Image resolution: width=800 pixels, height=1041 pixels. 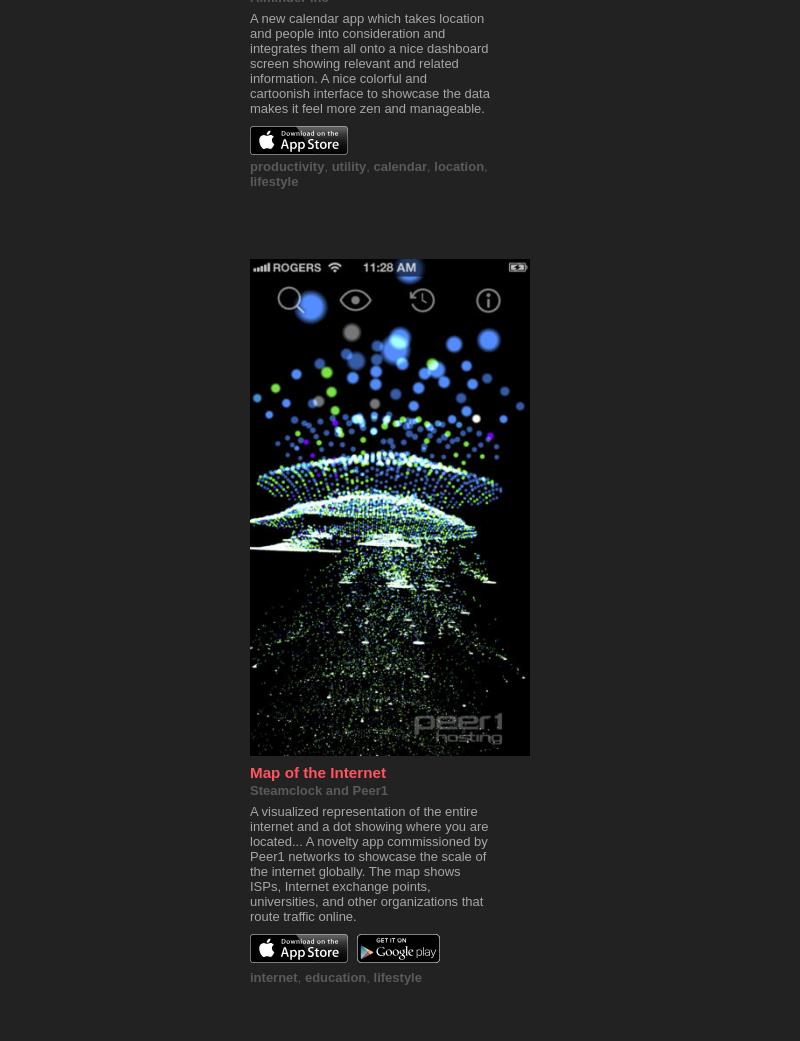 I want to click on 'A visualized representation of the entire internet and a dot showing where you are located... A novelty app commissioned by Peer1 networks to showcase the scale of the internet globally. The map shows ISPs, Internet exchange points, universities, and other organizations that route traffic online.', so click(x=367, y=863).